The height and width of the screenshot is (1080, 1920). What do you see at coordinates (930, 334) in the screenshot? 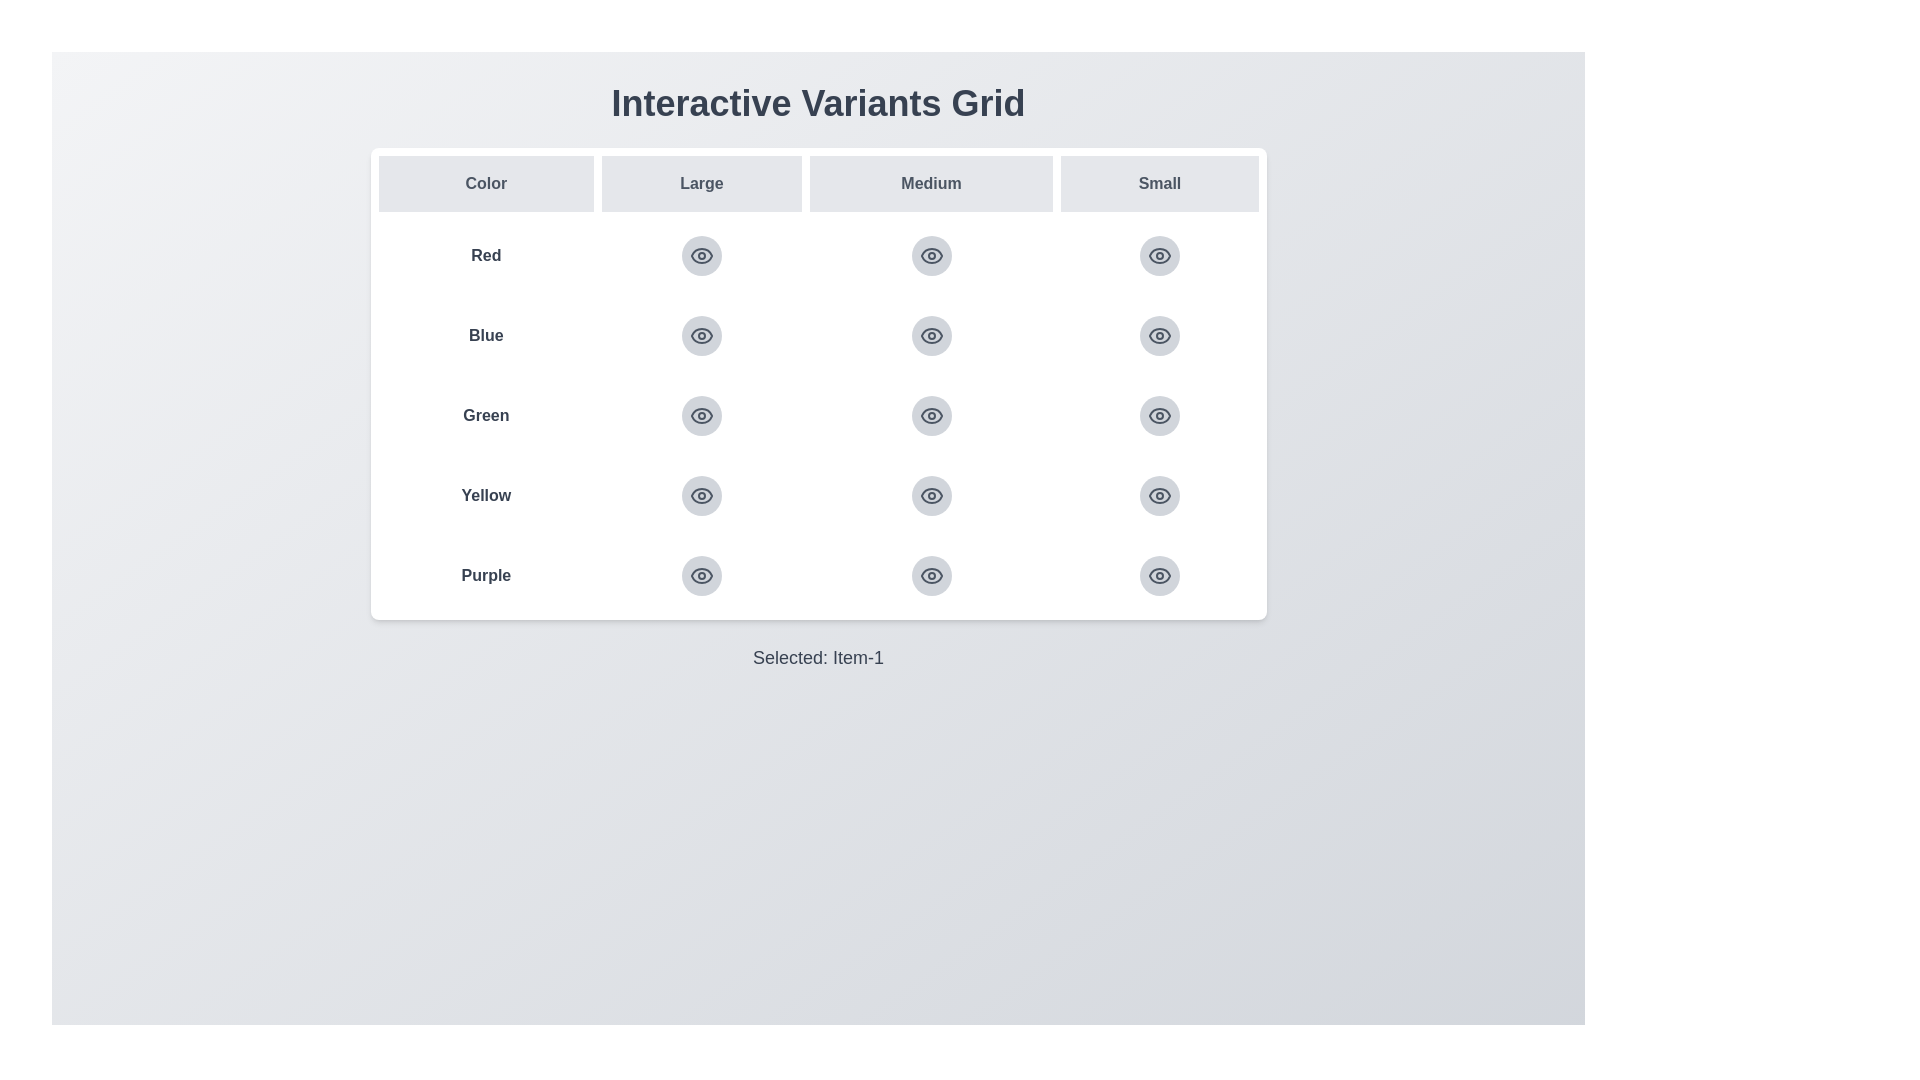
I see `the eye icon button in the 'Medium' column under the 'Blue' row` at bounding box center [930, 334].